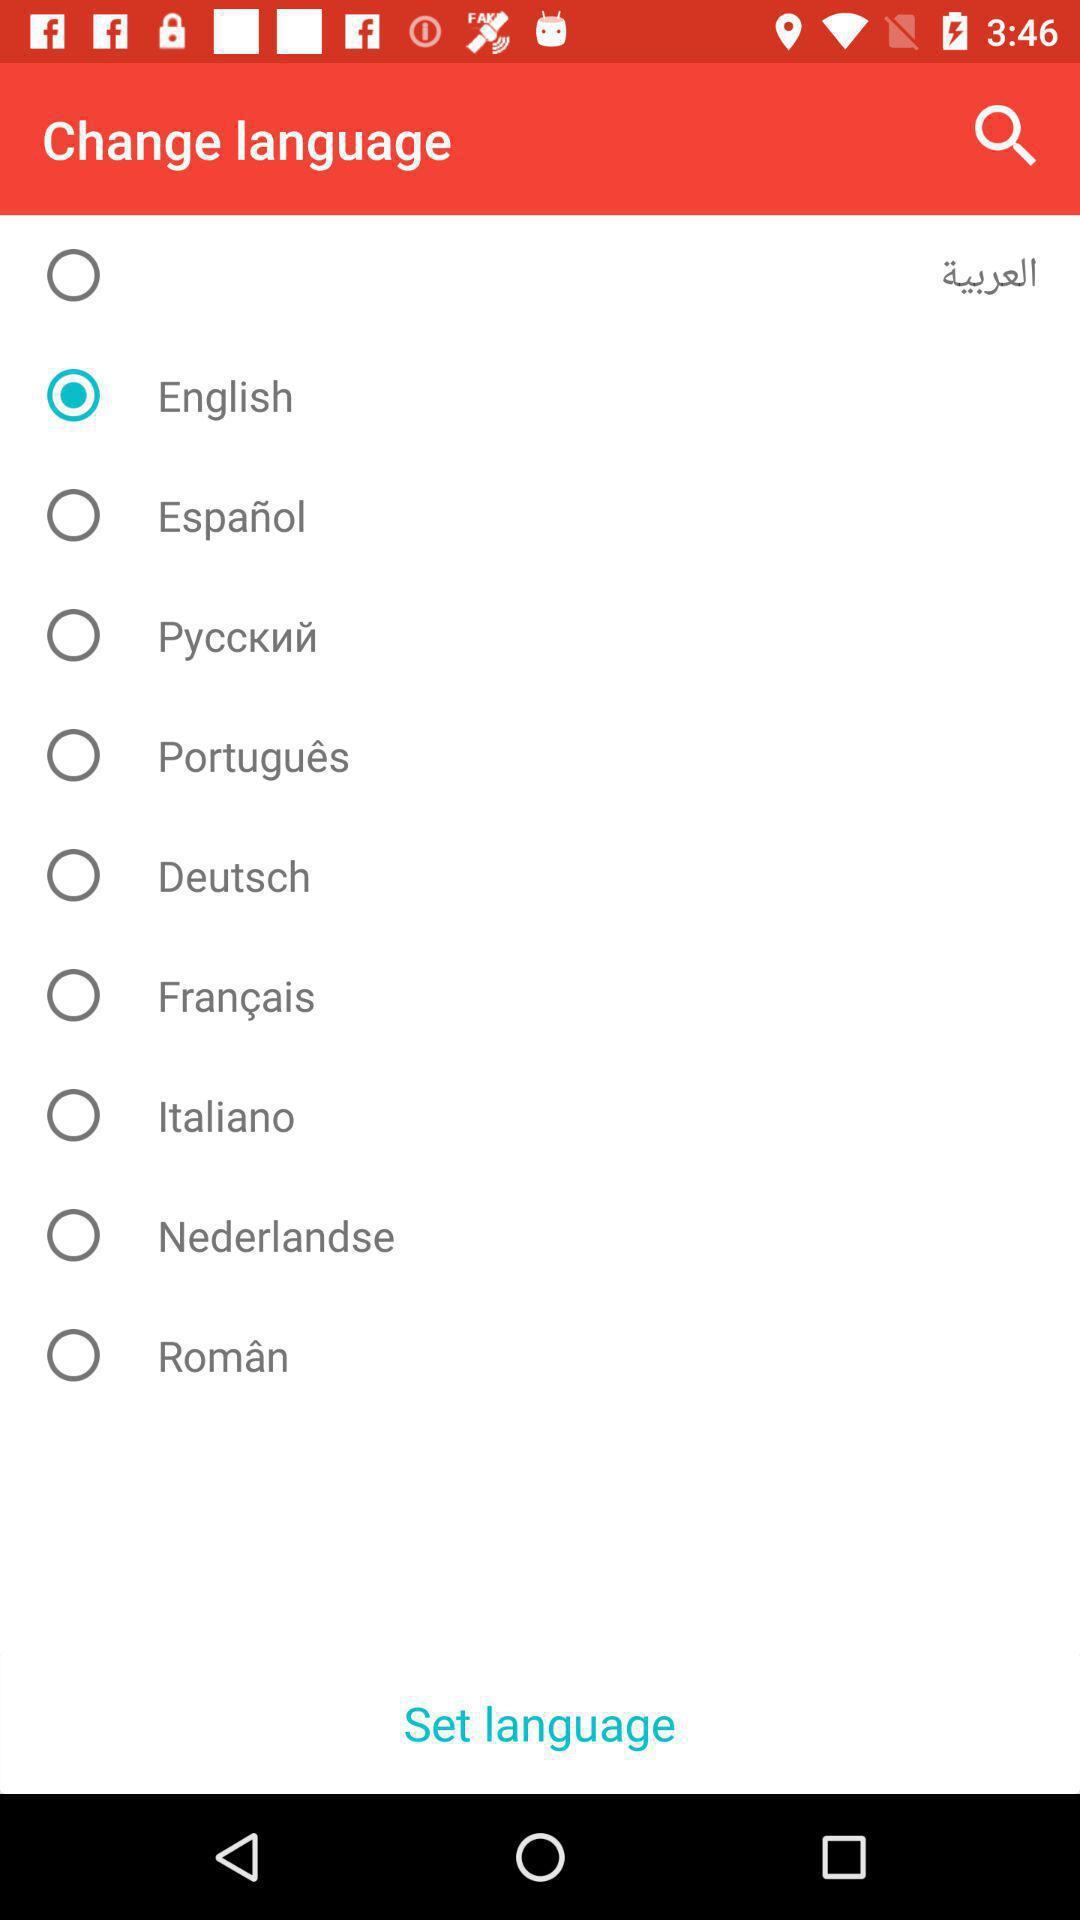 This screenshot has height=1920, width=1080. I want to click on the item below italiano icon, so click(555, 1234).